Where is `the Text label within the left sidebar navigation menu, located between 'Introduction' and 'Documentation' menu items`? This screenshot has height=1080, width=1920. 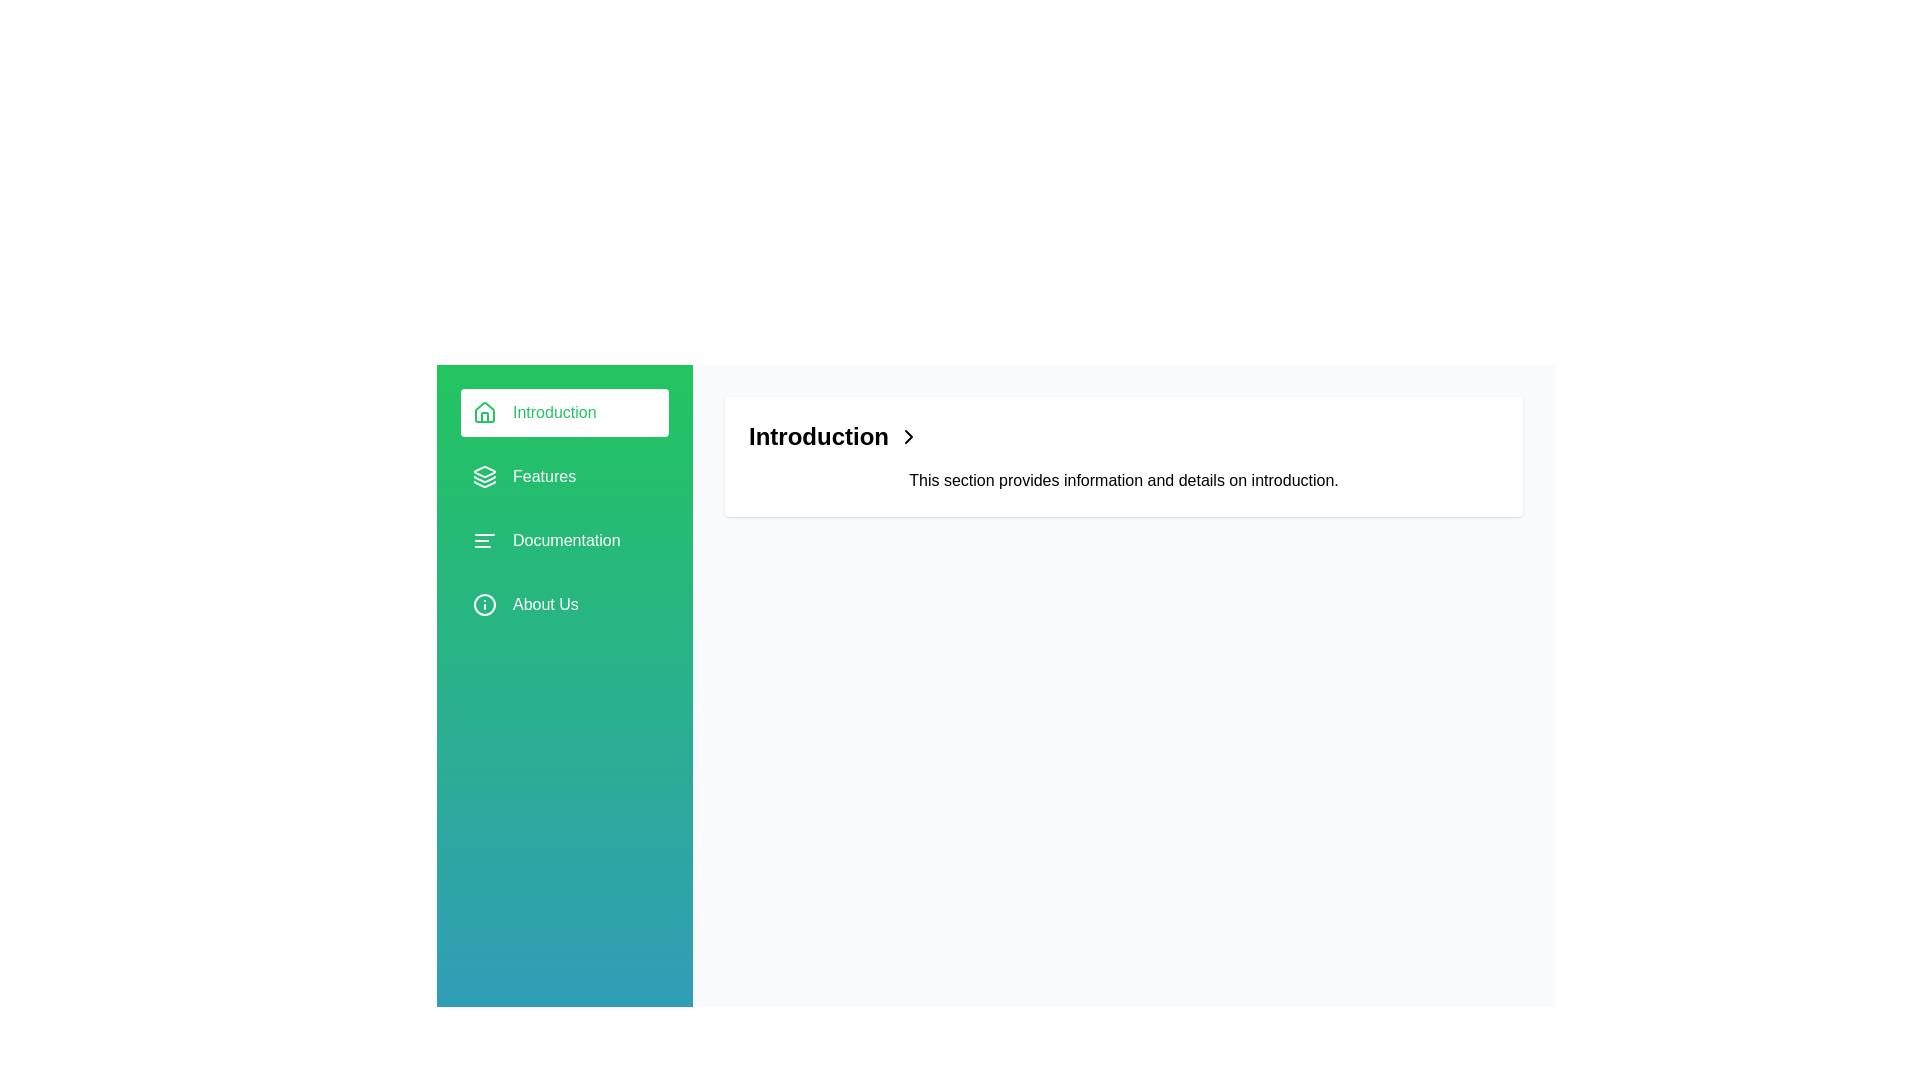 the Text label within the left sidebar navigation menu, located between 'Introduction' and 'Documentation' menu items is located at coordinates (544, 477).